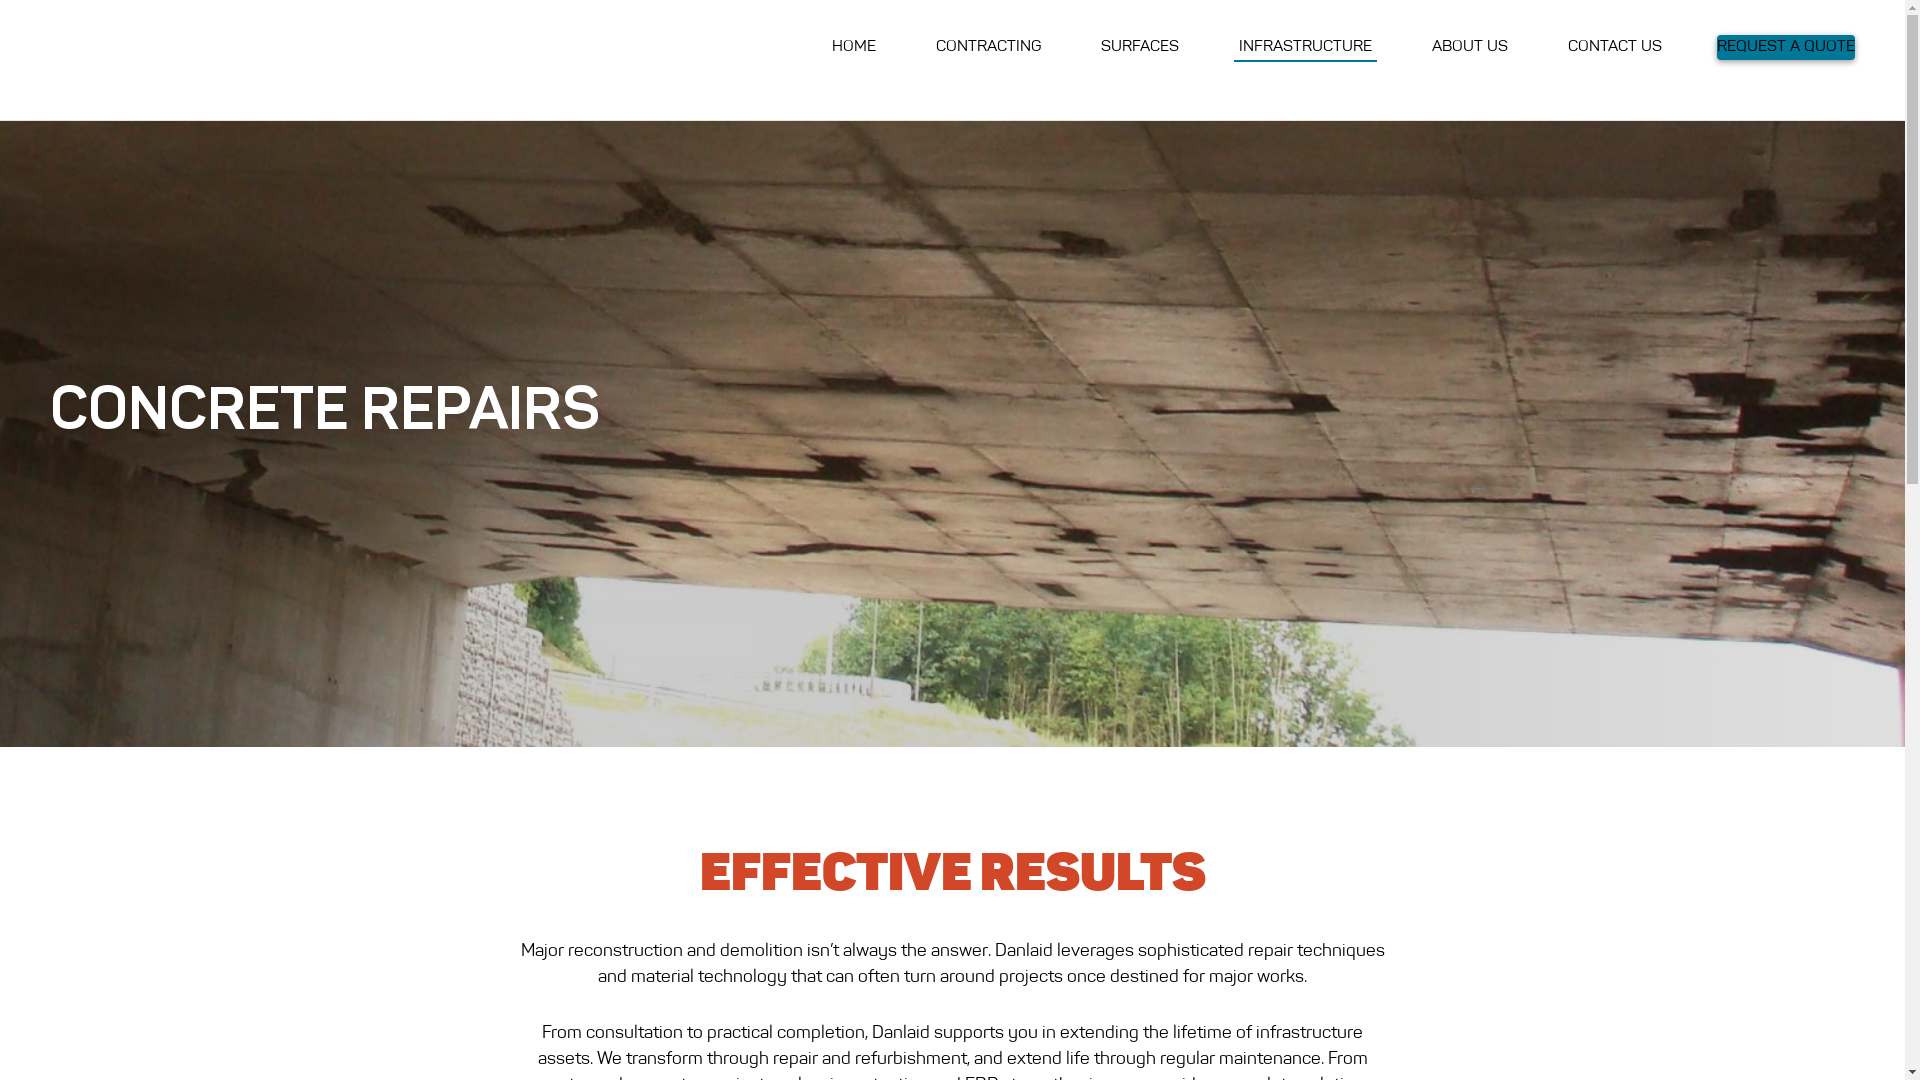 The height and width of the screenshot is (1080, 1920). I want to click on 'CONTACT US', so click(1614, 46).